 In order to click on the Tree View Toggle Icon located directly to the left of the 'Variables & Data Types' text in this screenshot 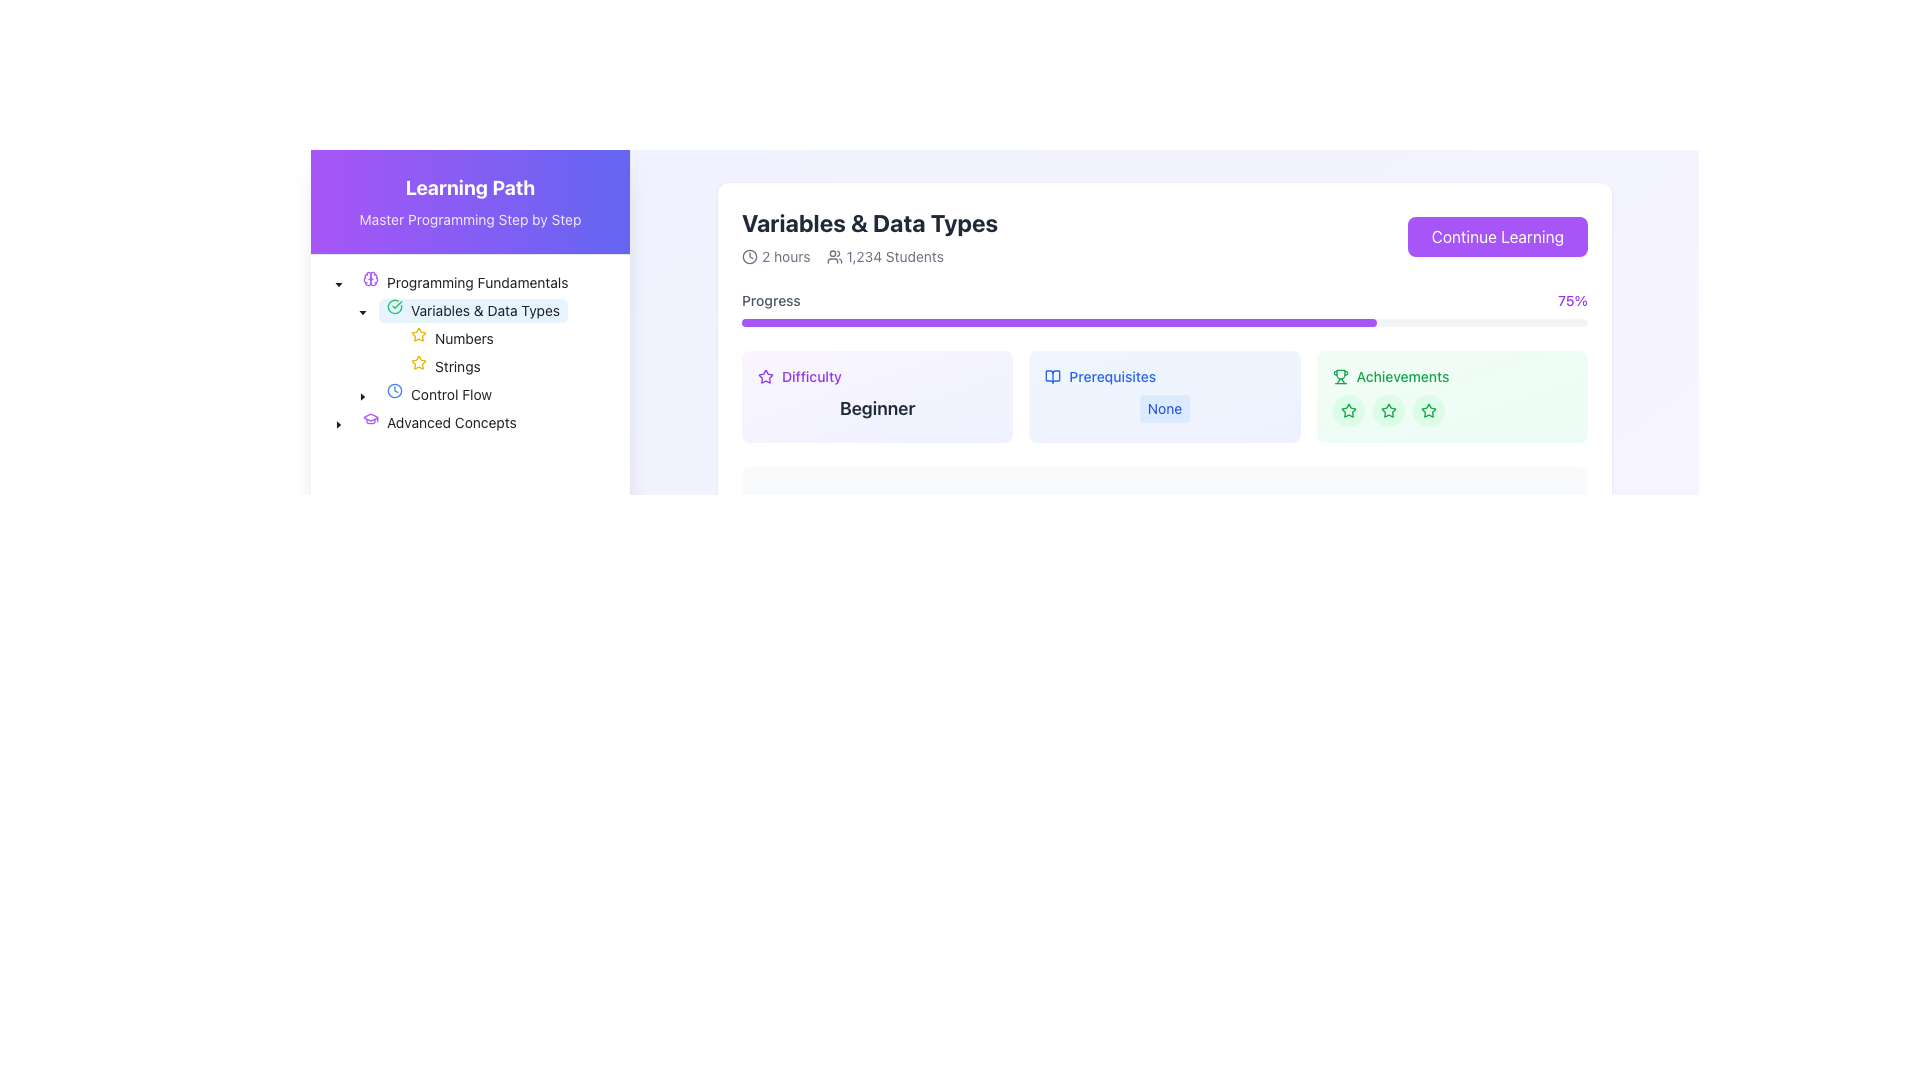, I will do `click(363, 311)`.